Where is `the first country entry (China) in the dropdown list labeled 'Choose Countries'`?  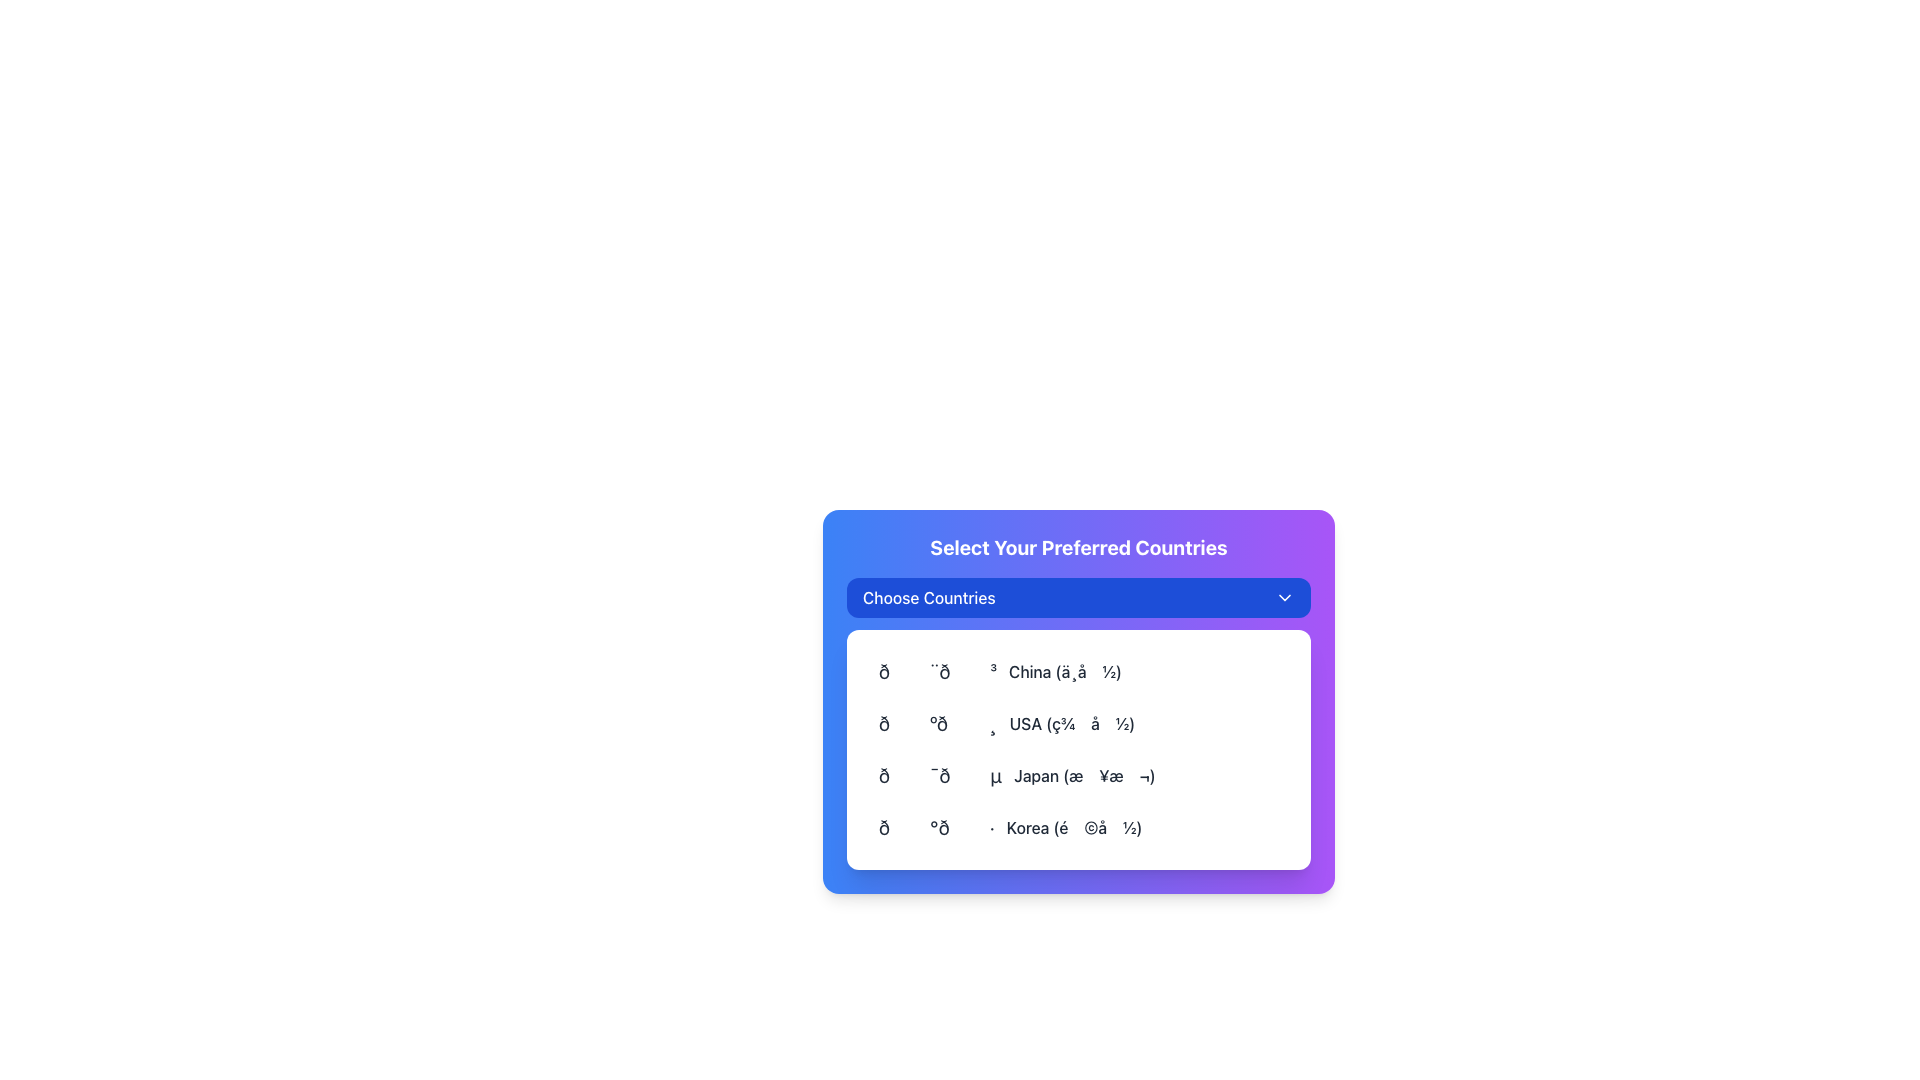 the first country entry (China) in the dropdown list labeled 'Choose Countries' is located at coordinates (1078, 671).